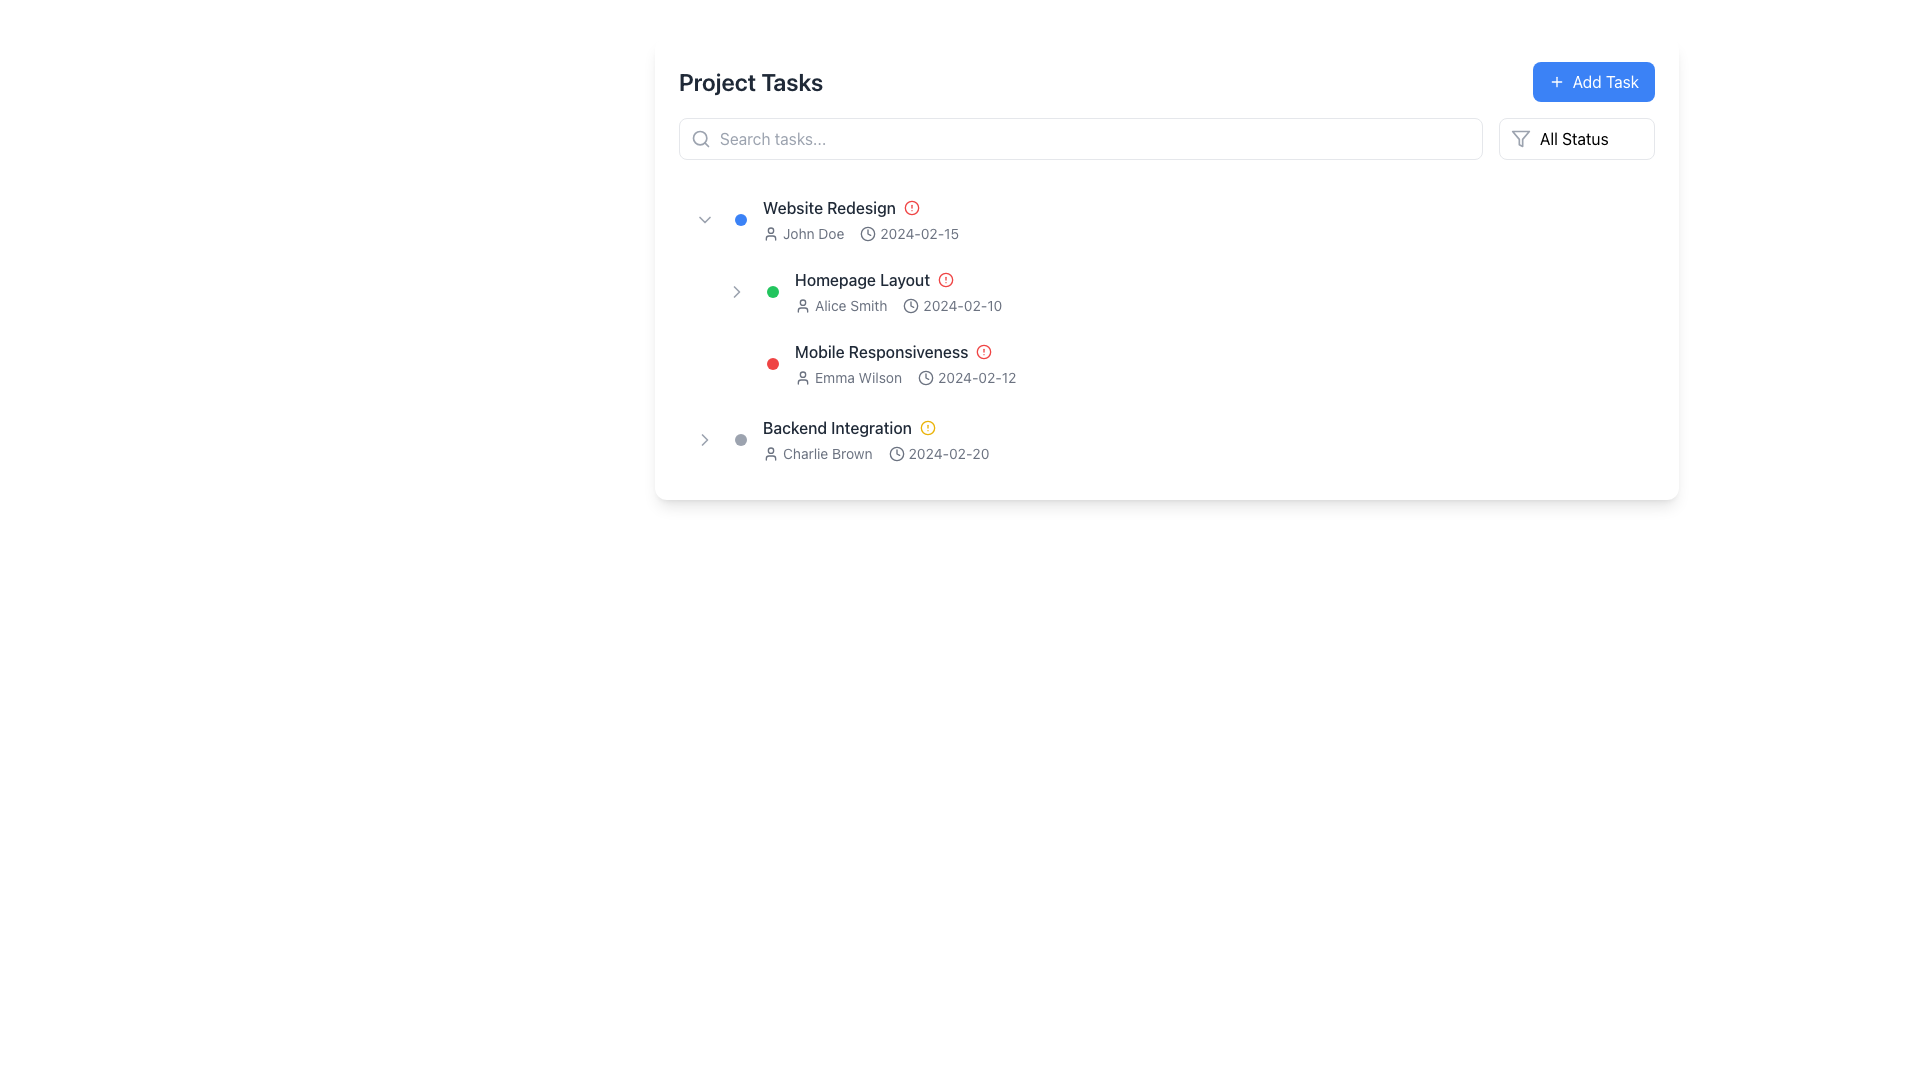 The width and height of the screenshot is (1920, 1080). What do you see at coordinates (925, 378) in the screenshot?
I see `the main boundary circle of the clock icon, which is a Vector graphic circle element (SVG) positioned at the center of the clock icon adjacent to 'Backend Integration'` at bounding box center [925, 378].